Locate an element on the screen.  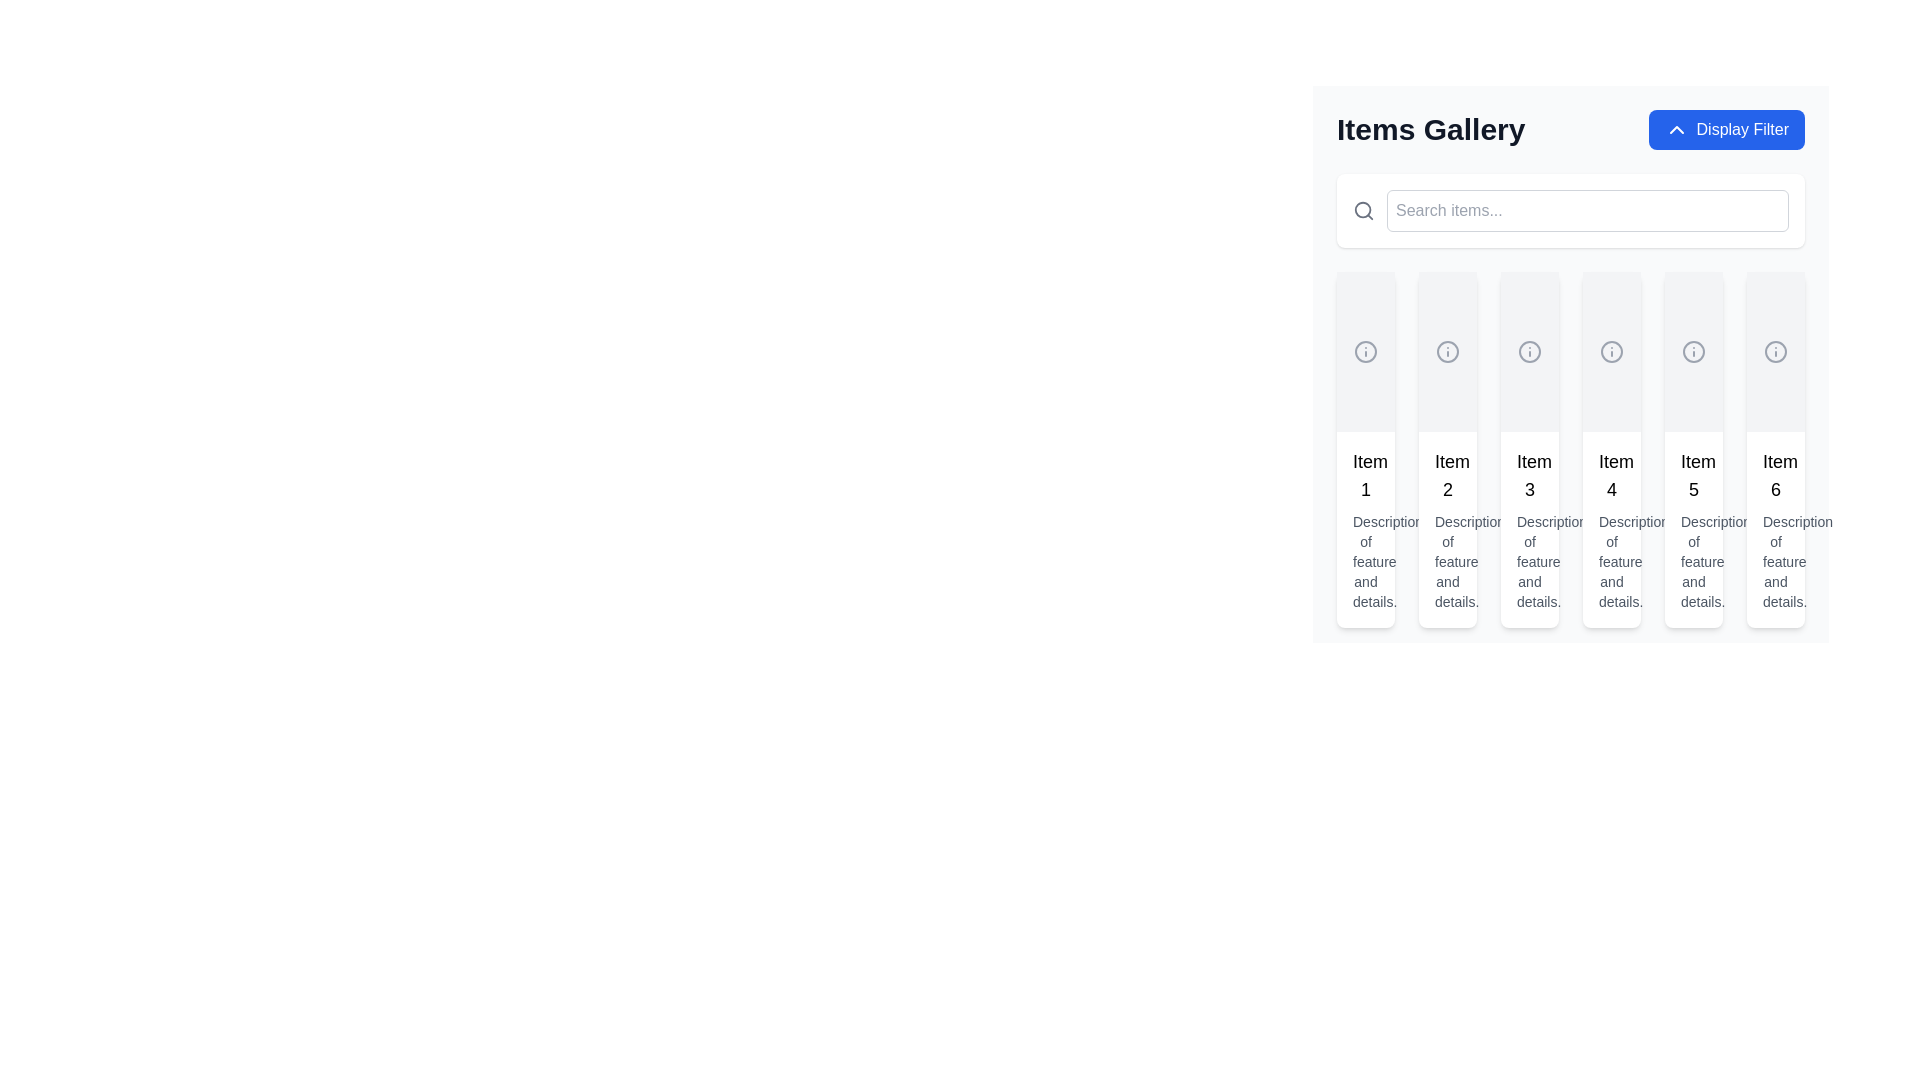
the text label that displays the title or identifier of the content in the fifth card of the horizontally arranged list is located at coordinates (1693, 475).